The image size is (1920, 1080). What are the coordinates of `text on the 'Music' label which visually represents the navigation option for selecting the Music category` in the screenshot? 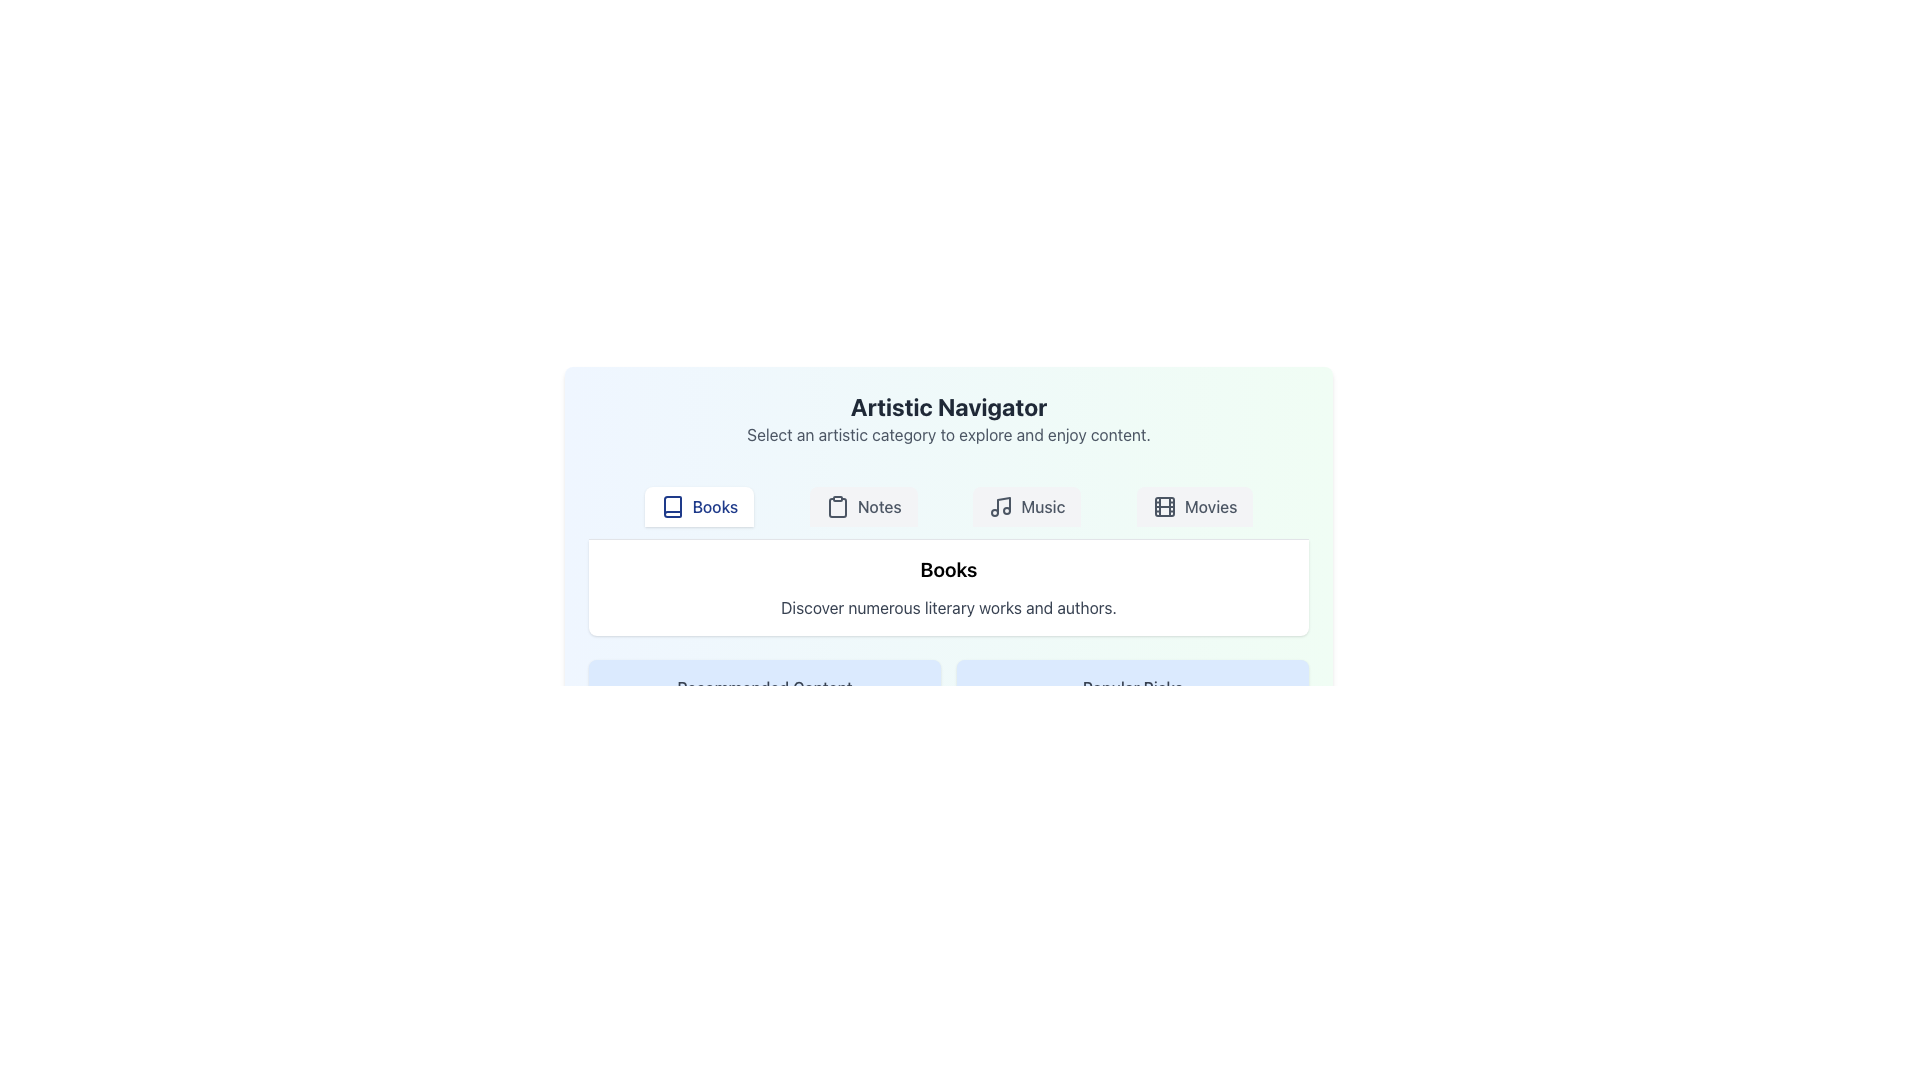 It's located at (1042, 505).